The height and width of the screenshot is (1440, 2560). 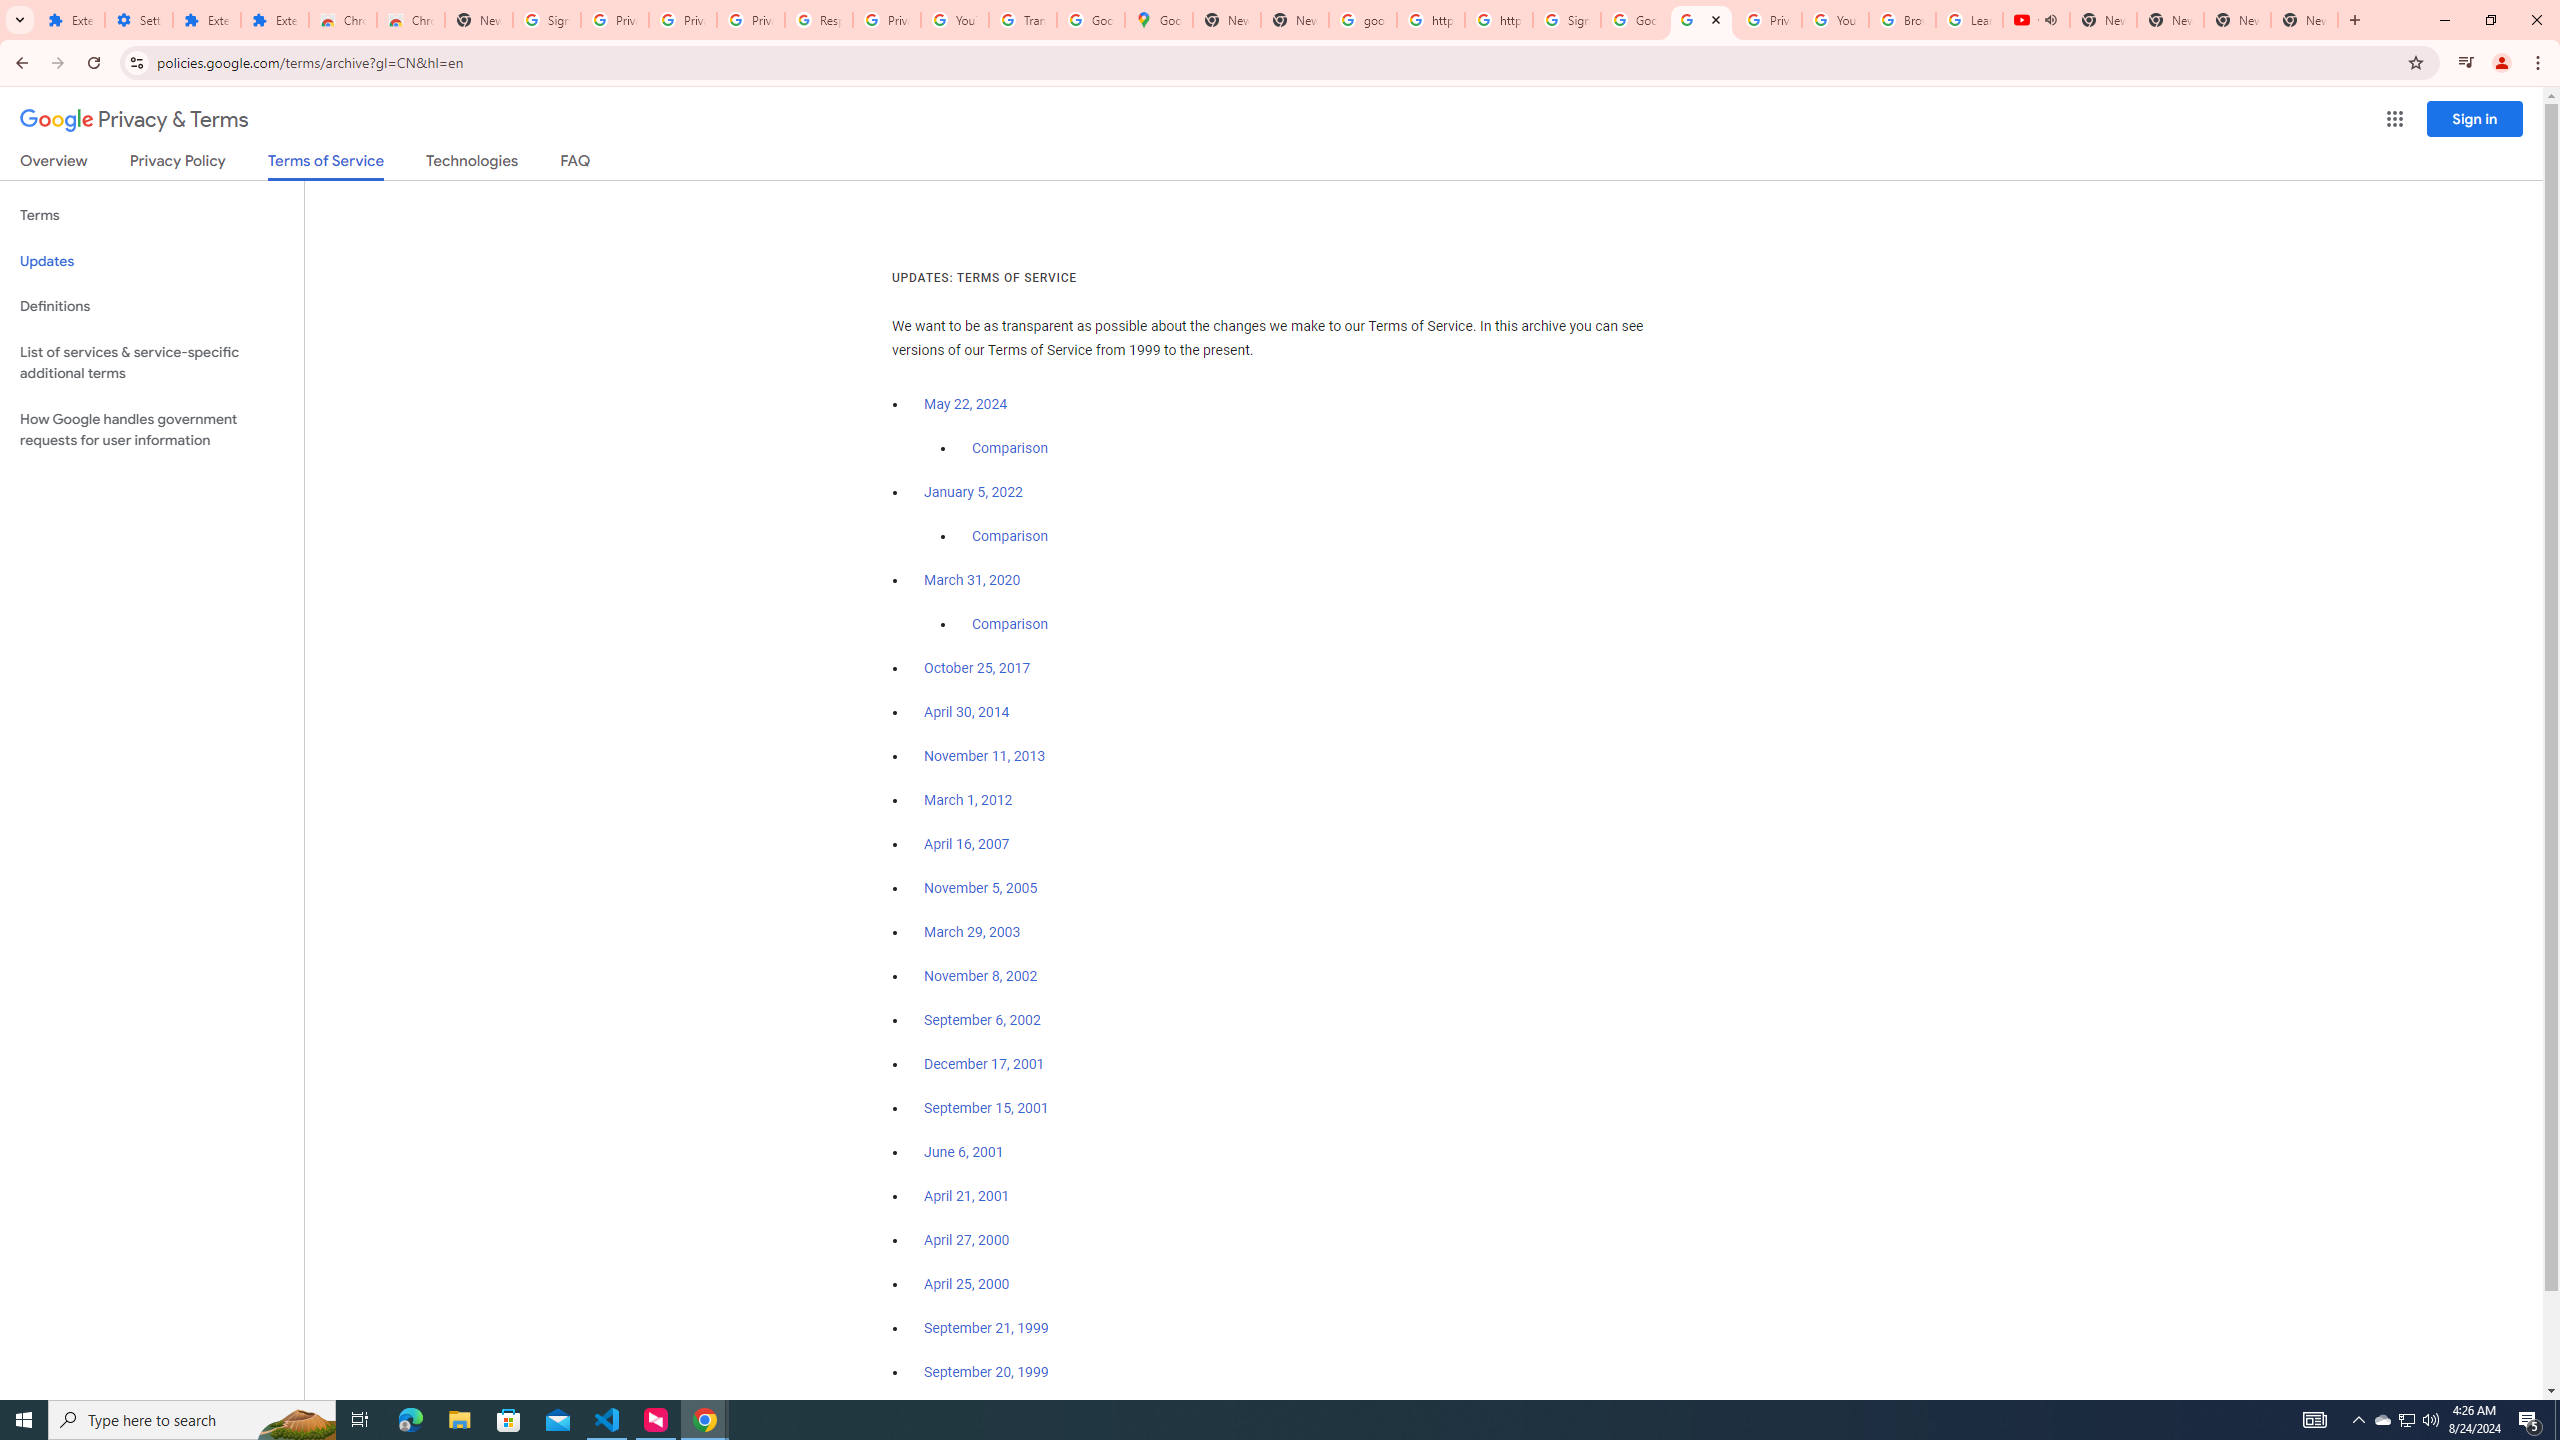 What do you see at coordinates (11, 9) in the screenshot?
I see `'System'` at bounding box center [11, 9].